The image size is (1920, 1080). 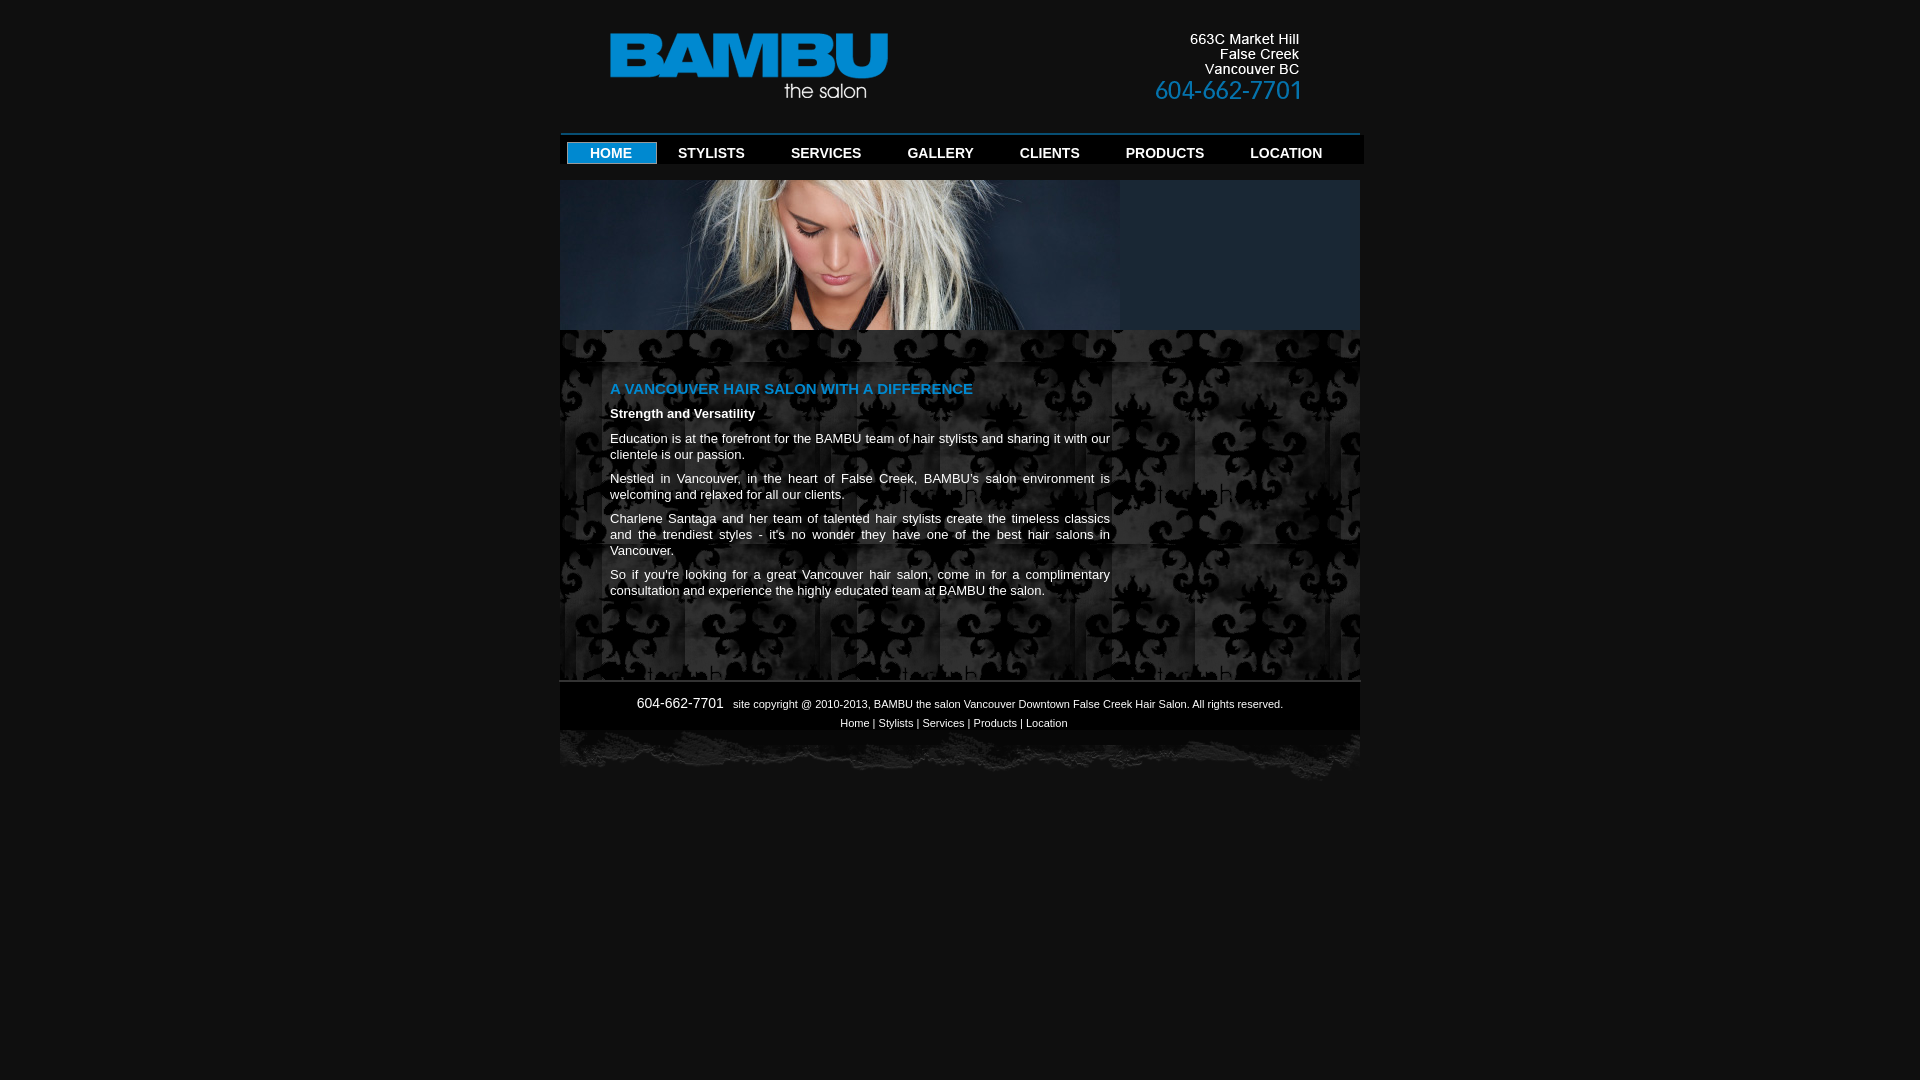 What do you see at coordinates (1165, 158) in the screenshot?
I see `'PRODUCTS'` at bounding box center [1165, 158].